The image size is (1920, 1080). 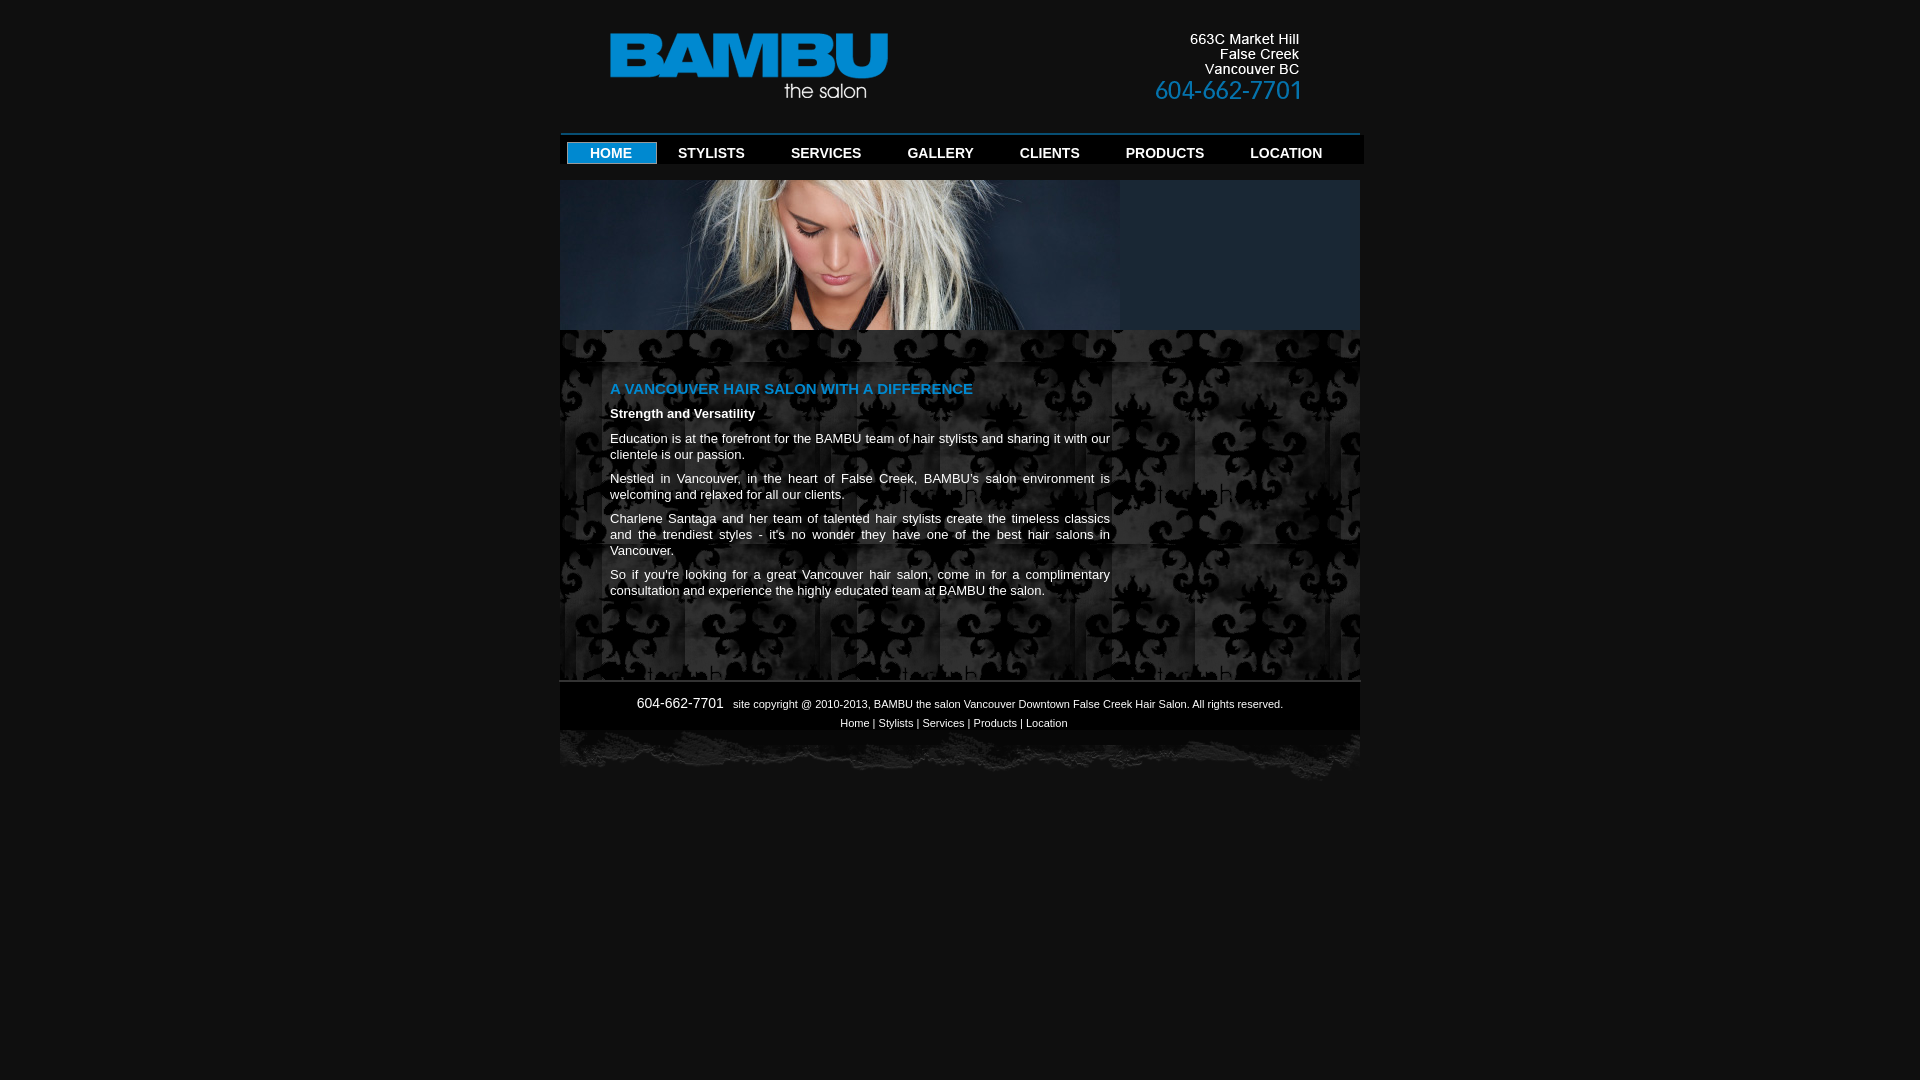 What do you see at coordinates (1165, 158) in the screenshot?
I see `'PRODUCTS'` at bounding box center [1165, 158].